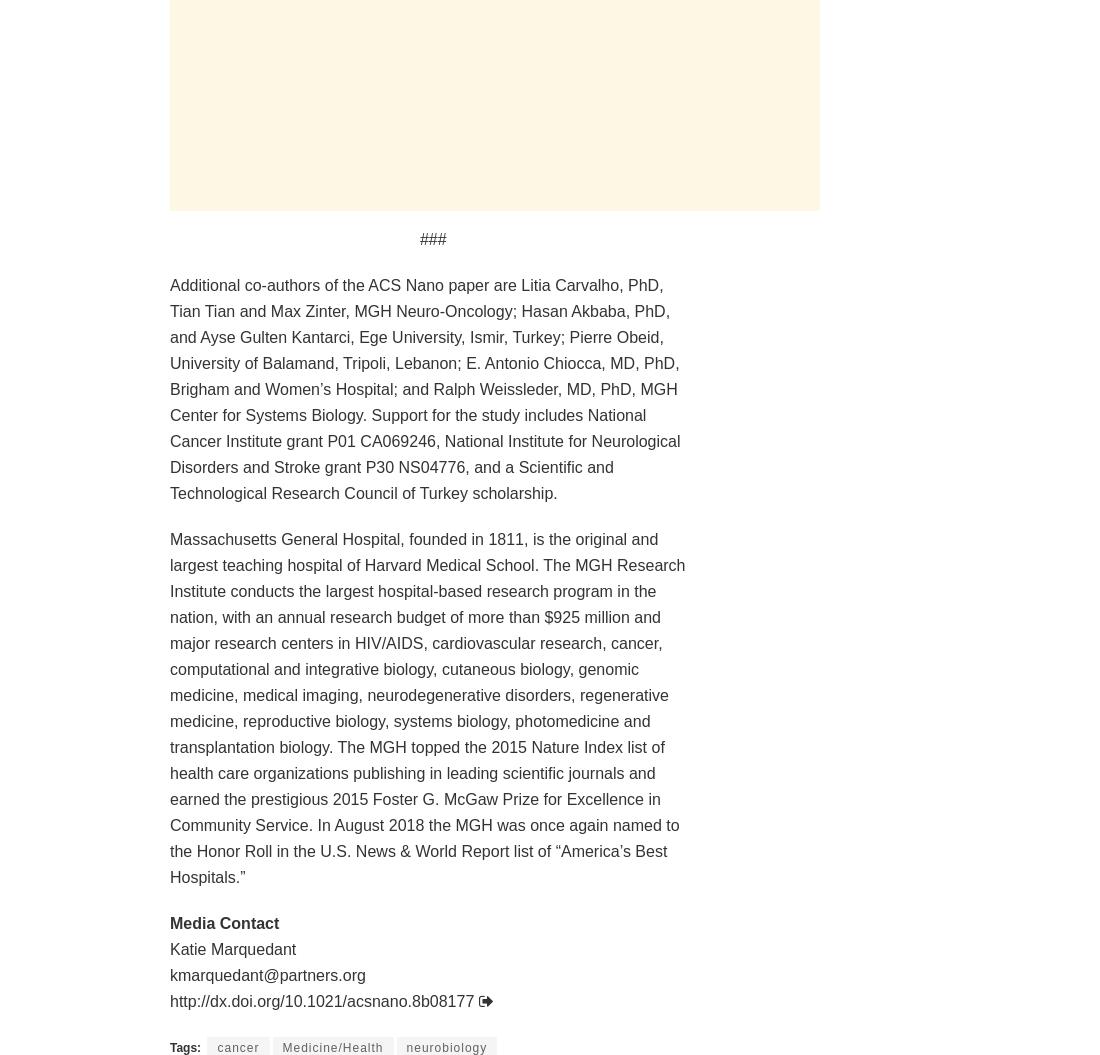 The image size is (1100, 1055). I want to click on 'acsnano.', so click(378, 999).